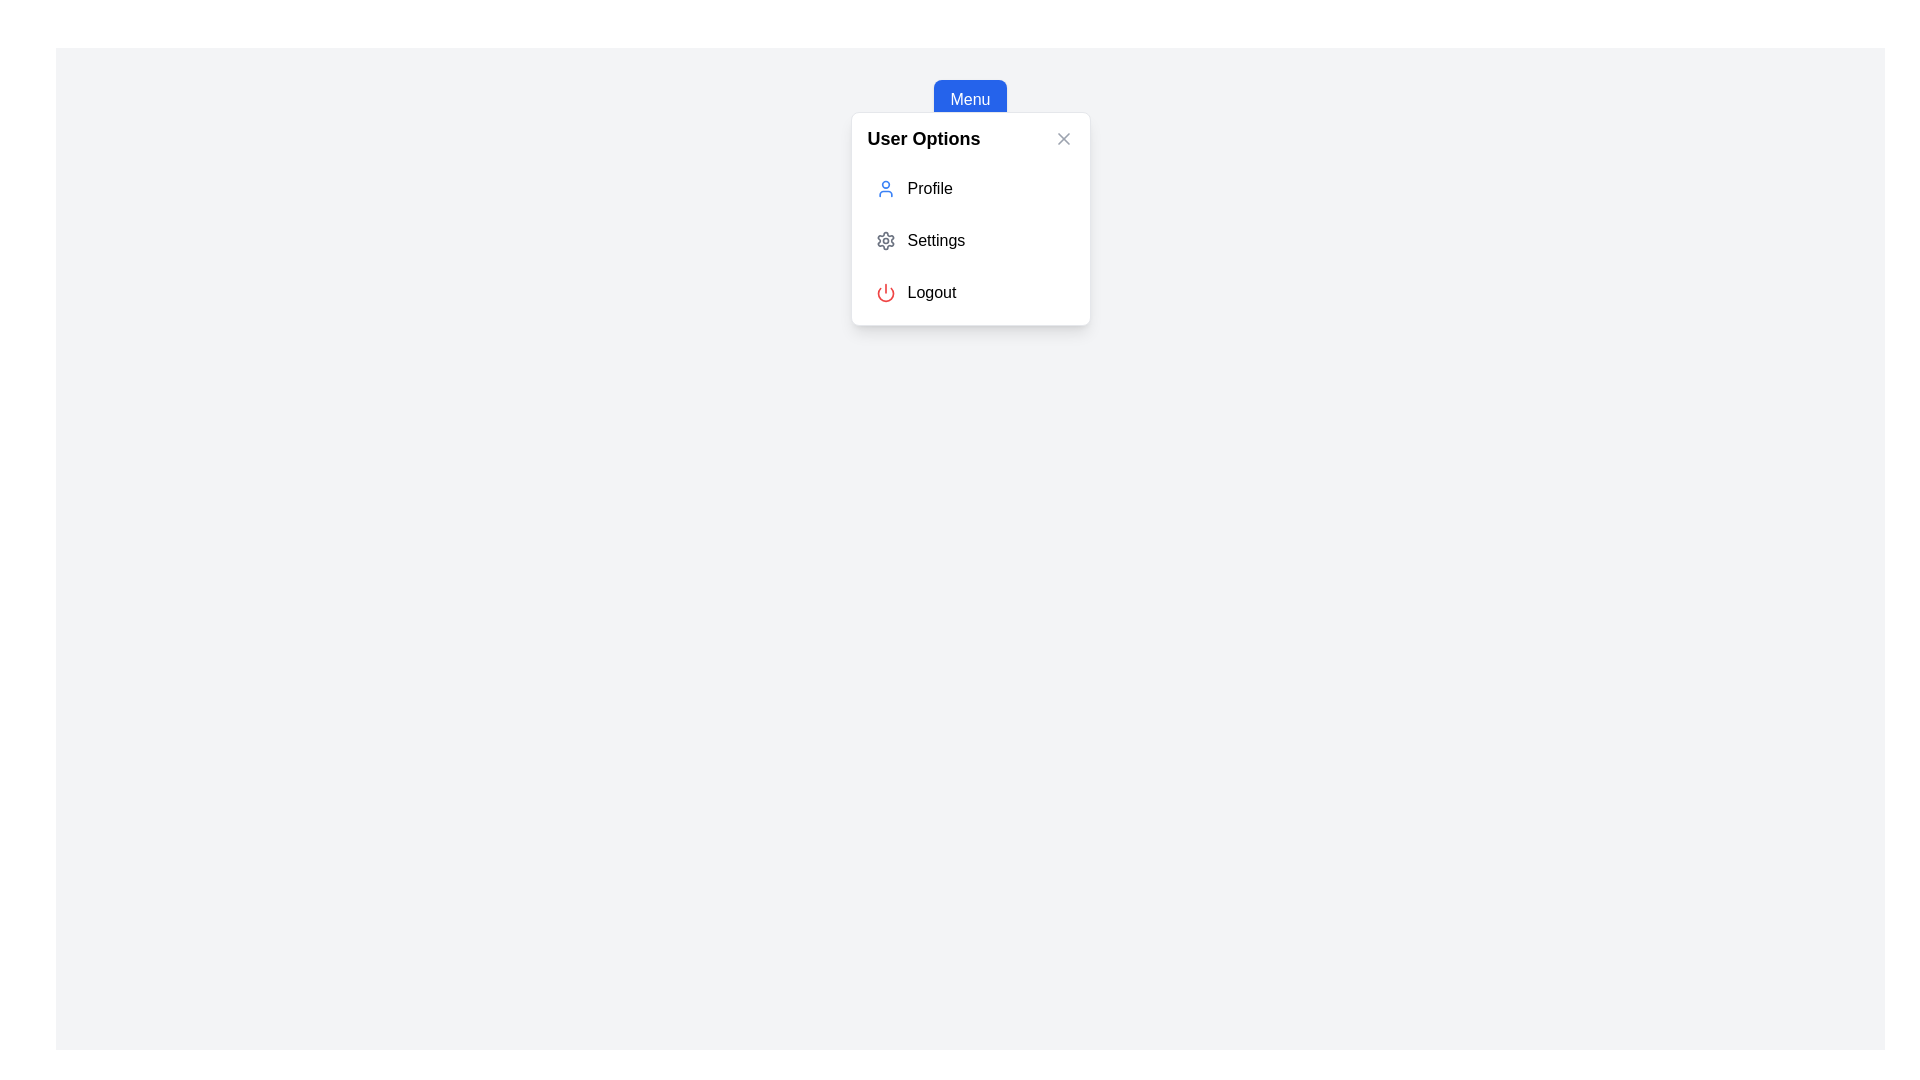 The image size is (1920, 1080). I want to click on the settings icon located to the left of the text 'Settings' in the dropdown menu under 'User Options', so click(884, 239).